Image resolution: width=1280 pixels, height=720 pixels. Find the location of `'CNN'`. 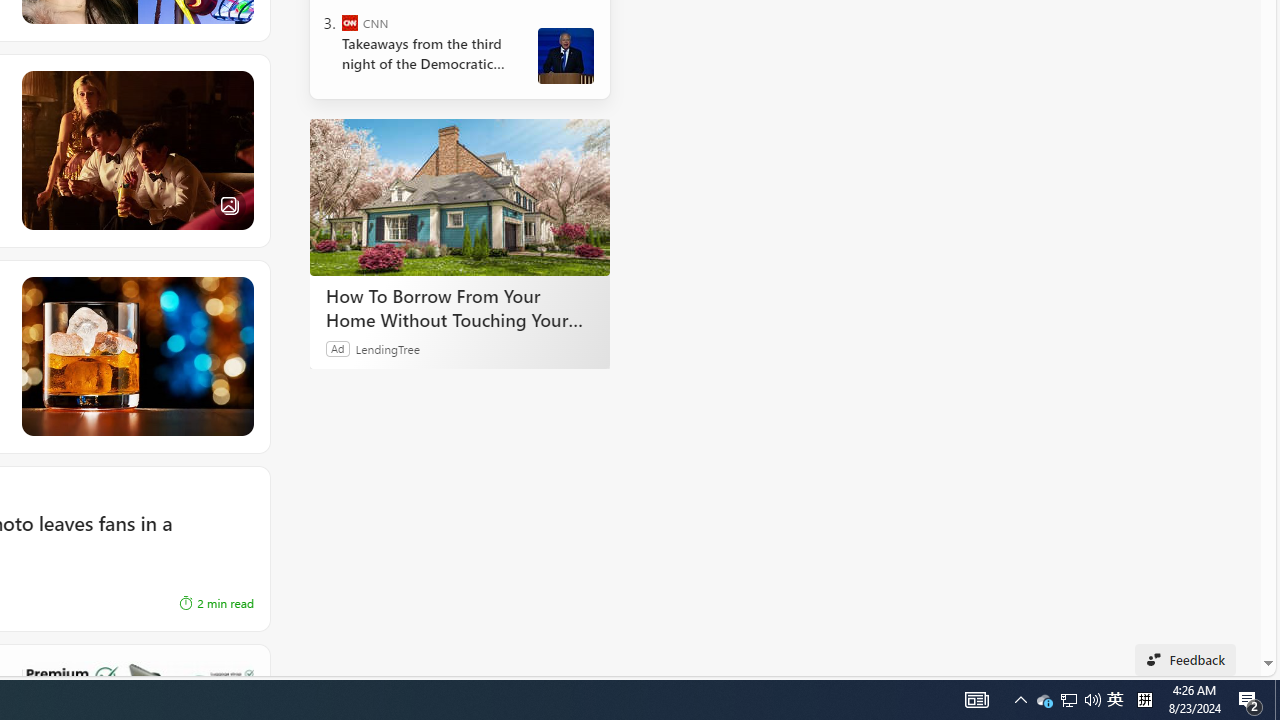

'CNN' is located at coordinates (350, 23).